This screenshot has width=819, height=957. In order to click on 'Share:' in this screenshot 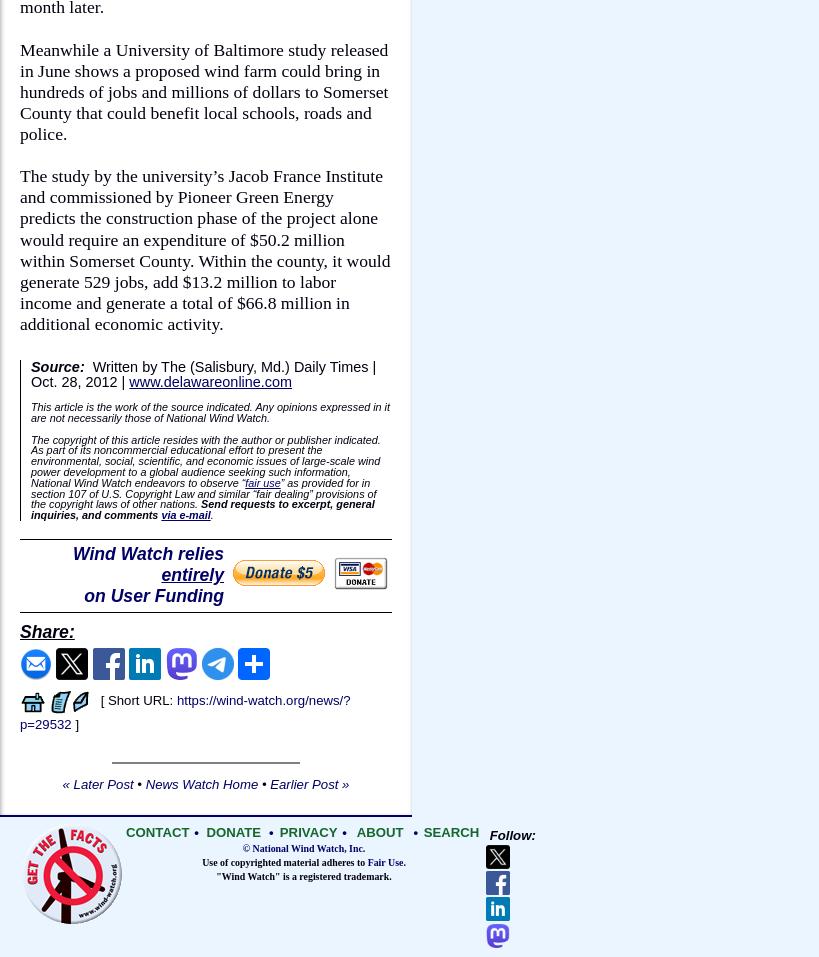, I will do `click(46, 630)`.